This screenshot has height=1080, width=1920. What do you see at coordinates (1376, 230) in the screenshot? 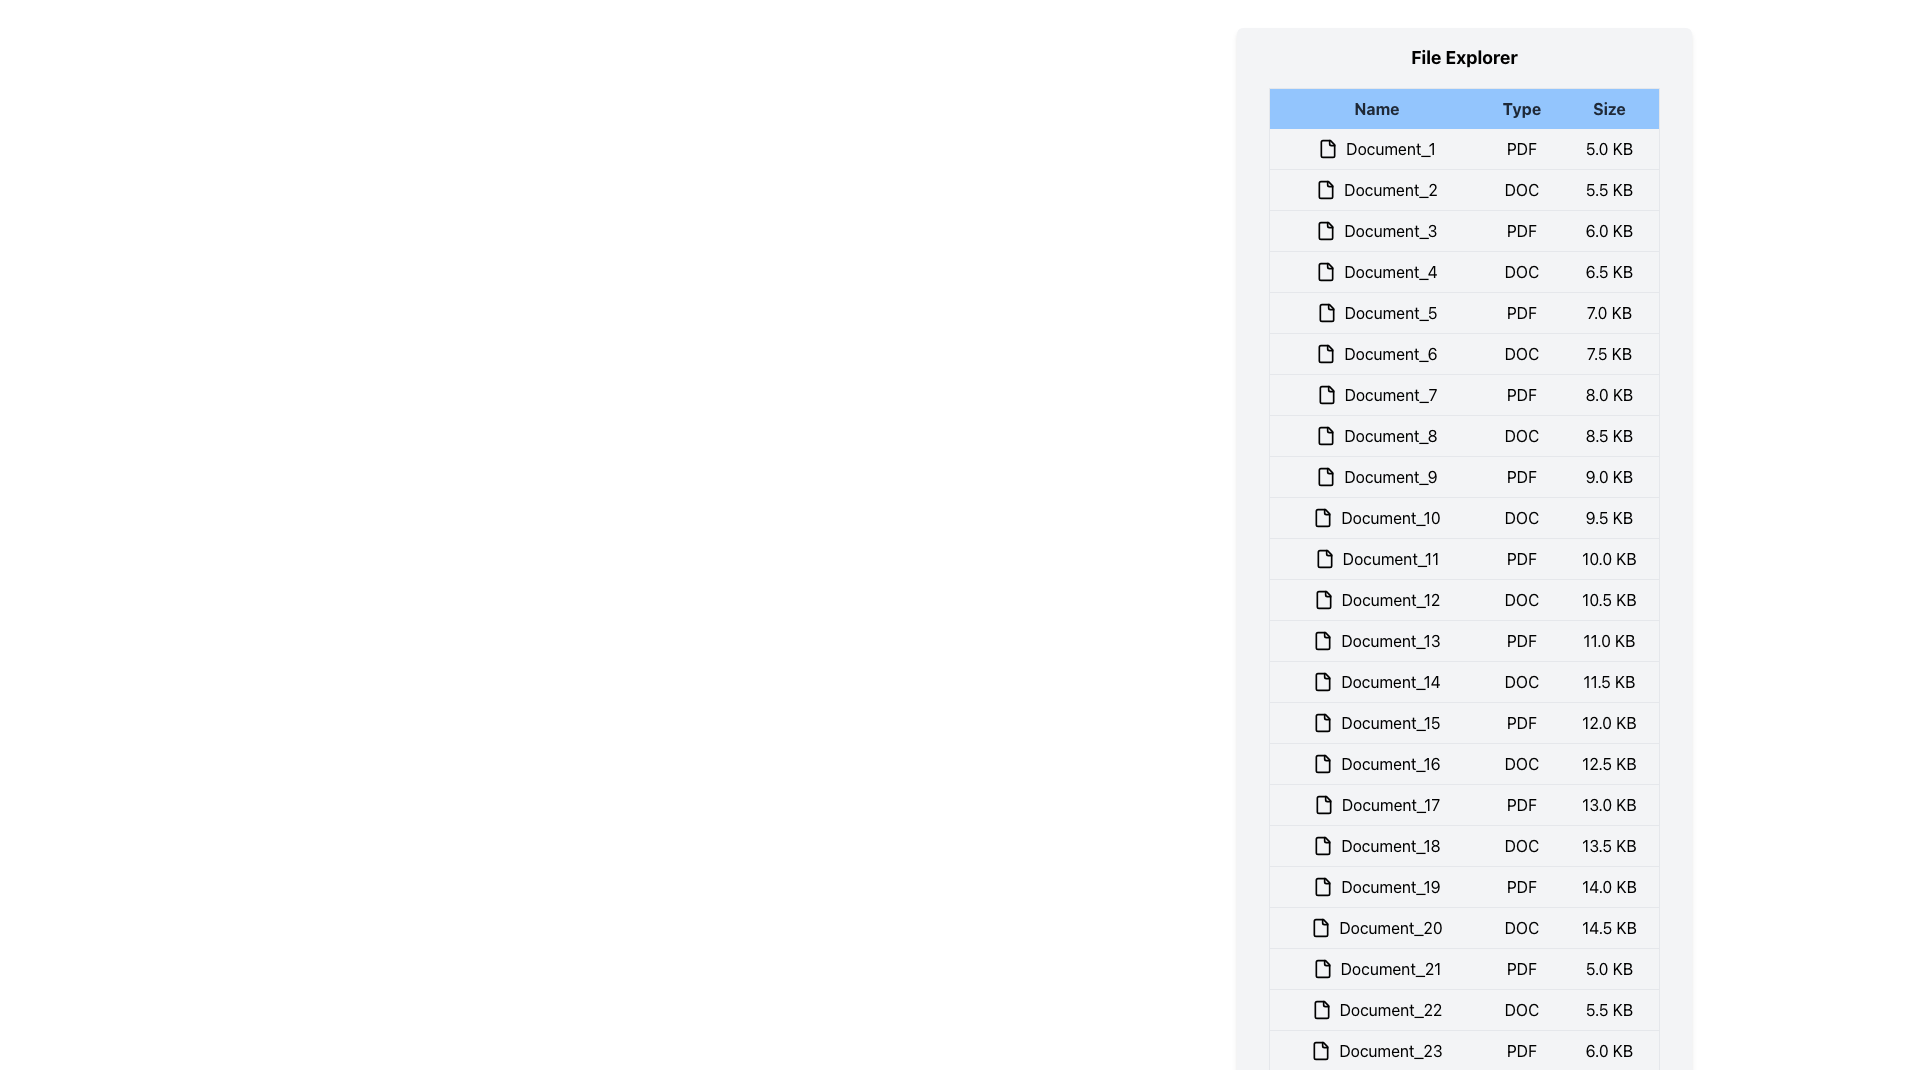
I see `the Text label that represents the file 'Document_3' in the file explorer interface, located in the leftmost column under the 'Name' header` at bounding box center [1376, 230].